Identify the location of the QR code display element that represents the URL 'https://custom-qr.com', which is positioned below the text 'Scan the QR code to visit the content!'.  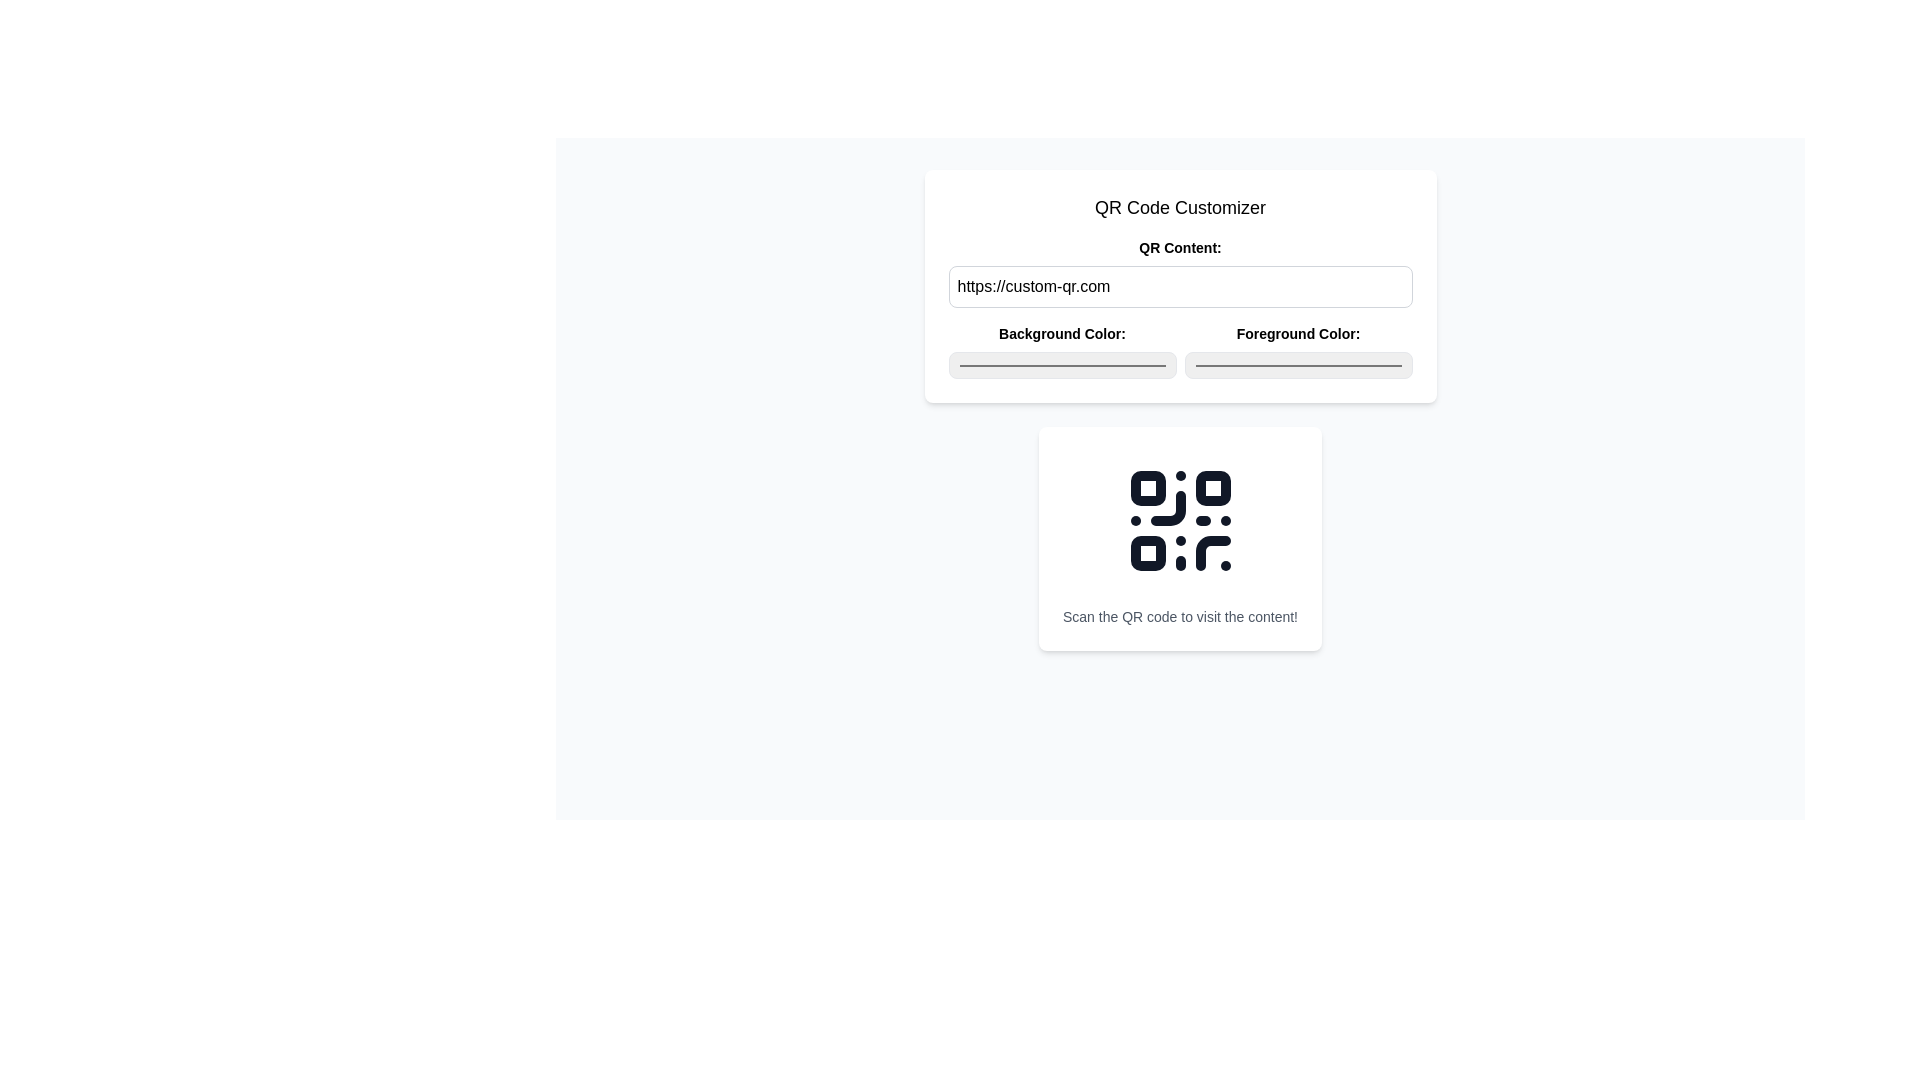
(1180, 519).